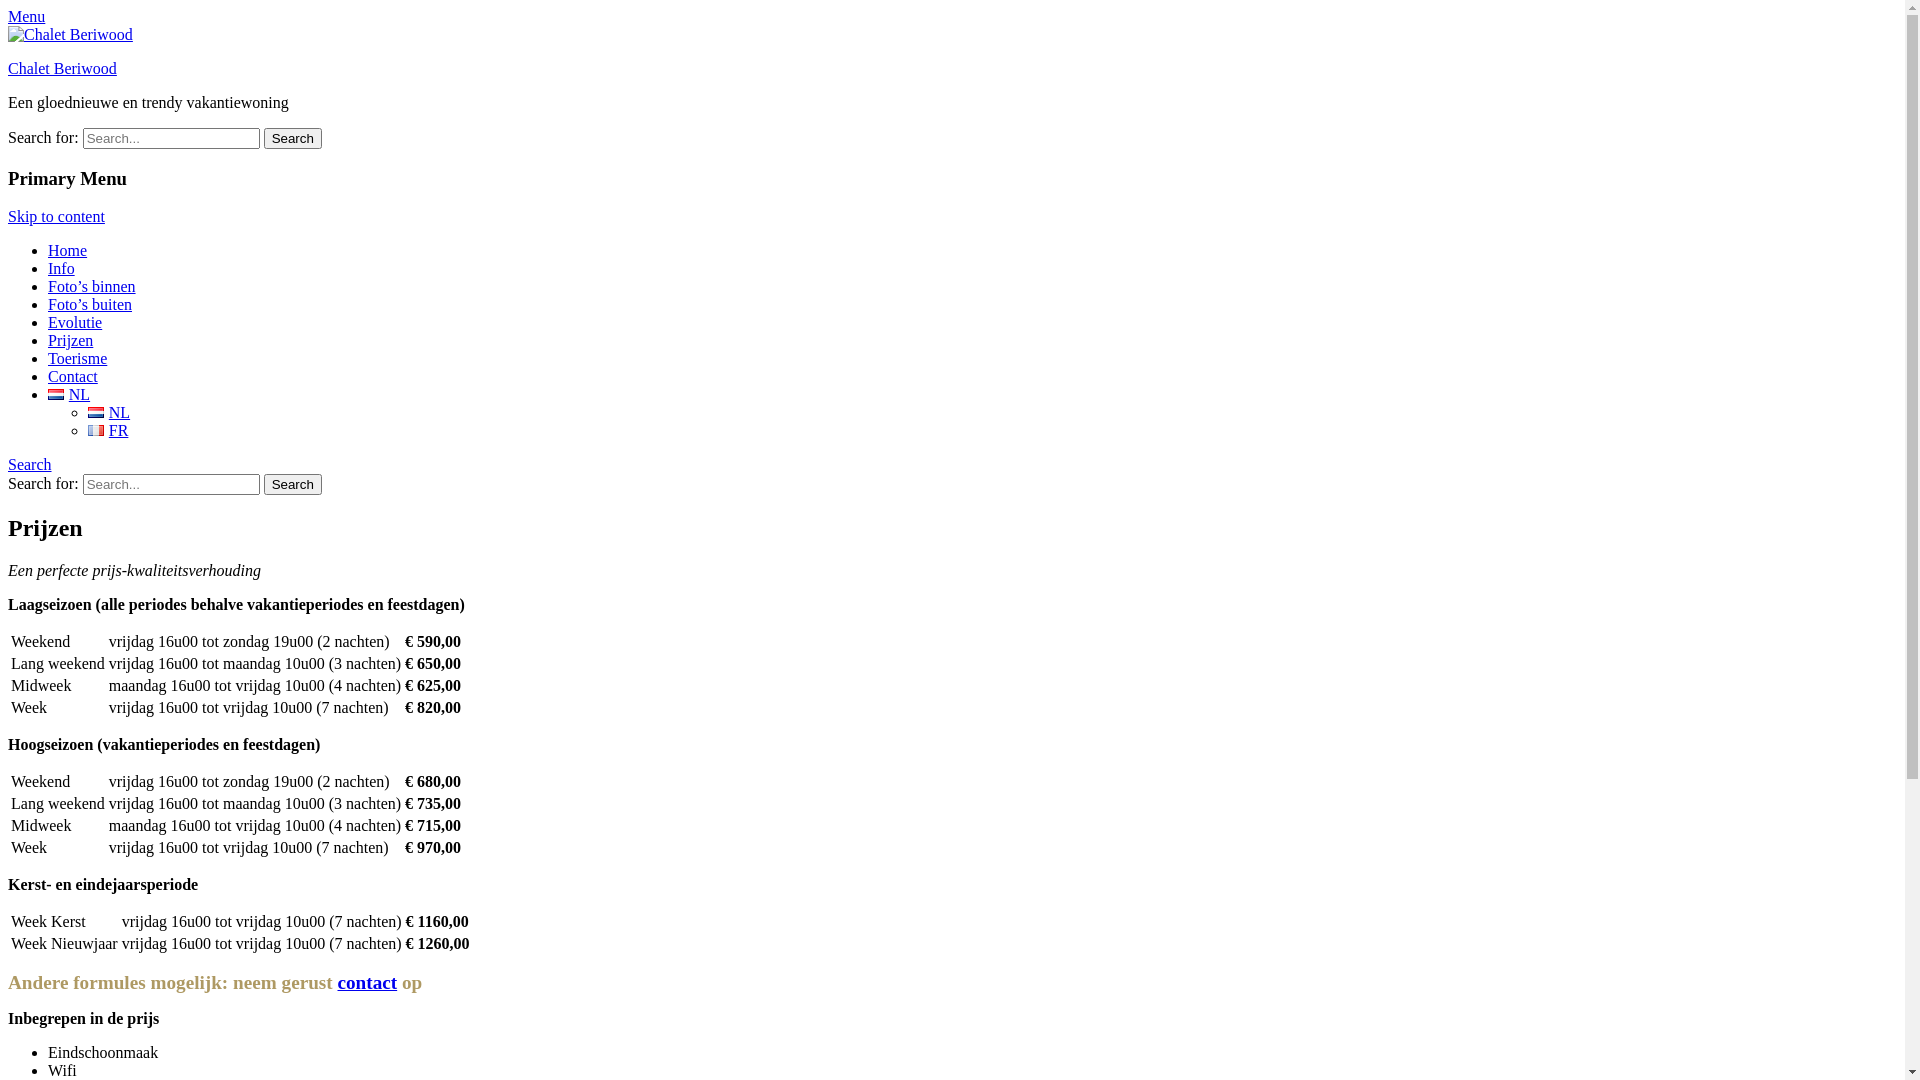  Describe the element at coordinates (81, 137) in the screenshot. I see `'Search for:'` at that location.